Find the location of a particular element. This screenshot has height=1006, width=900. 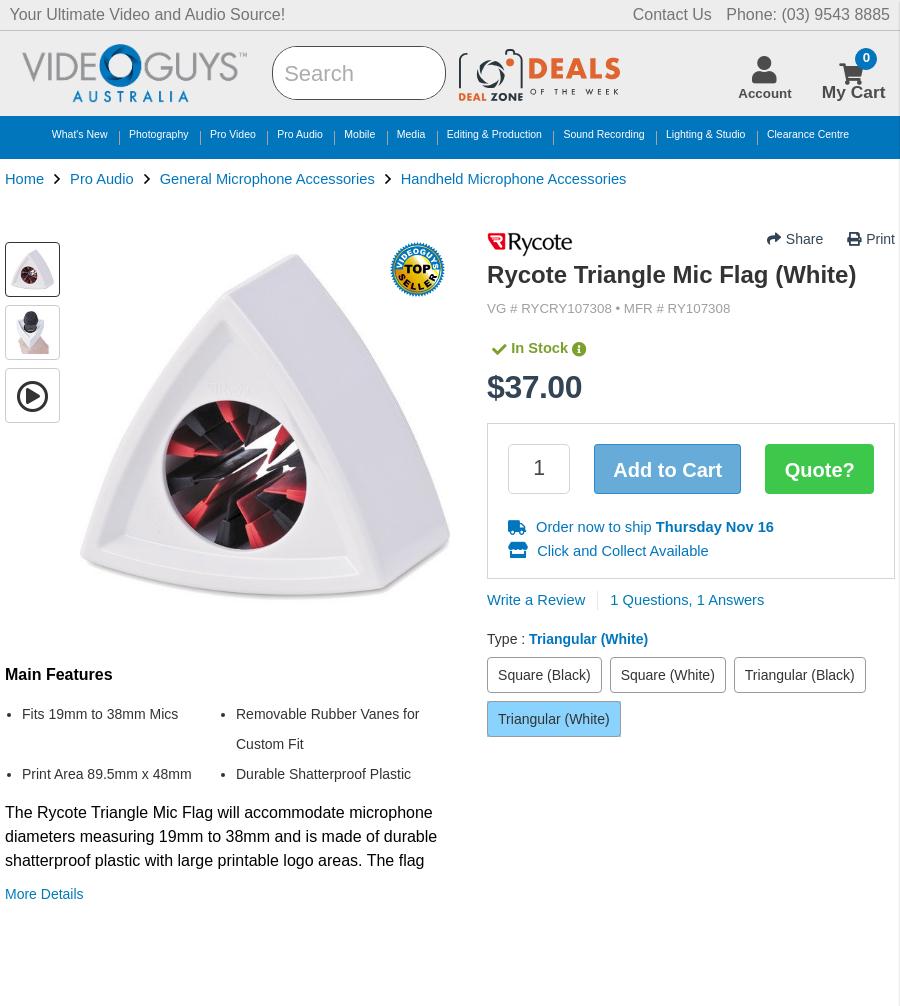

'Pro Video' is located at coordinates (231, 133).